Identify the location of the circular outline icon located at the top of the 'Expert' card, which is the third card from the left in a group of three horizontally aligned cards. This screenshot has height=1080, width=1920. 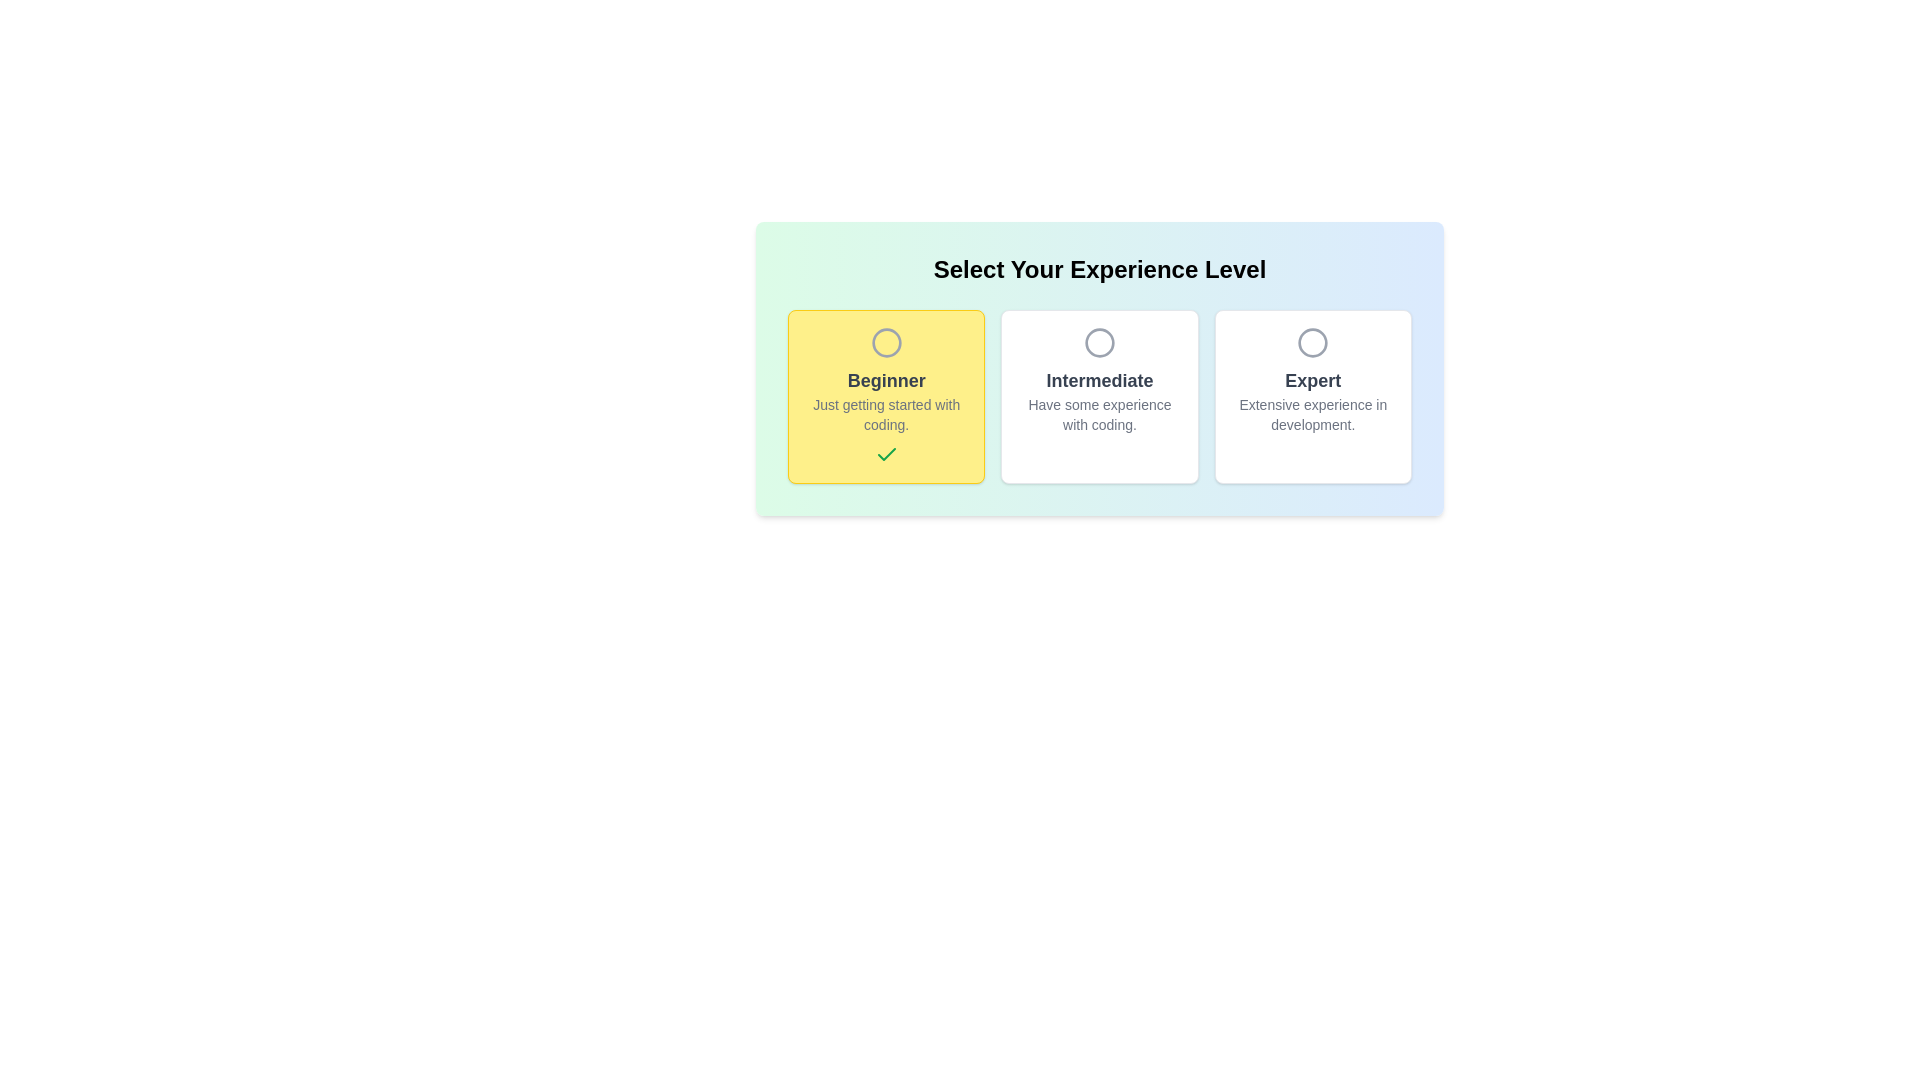
(1313, 342).